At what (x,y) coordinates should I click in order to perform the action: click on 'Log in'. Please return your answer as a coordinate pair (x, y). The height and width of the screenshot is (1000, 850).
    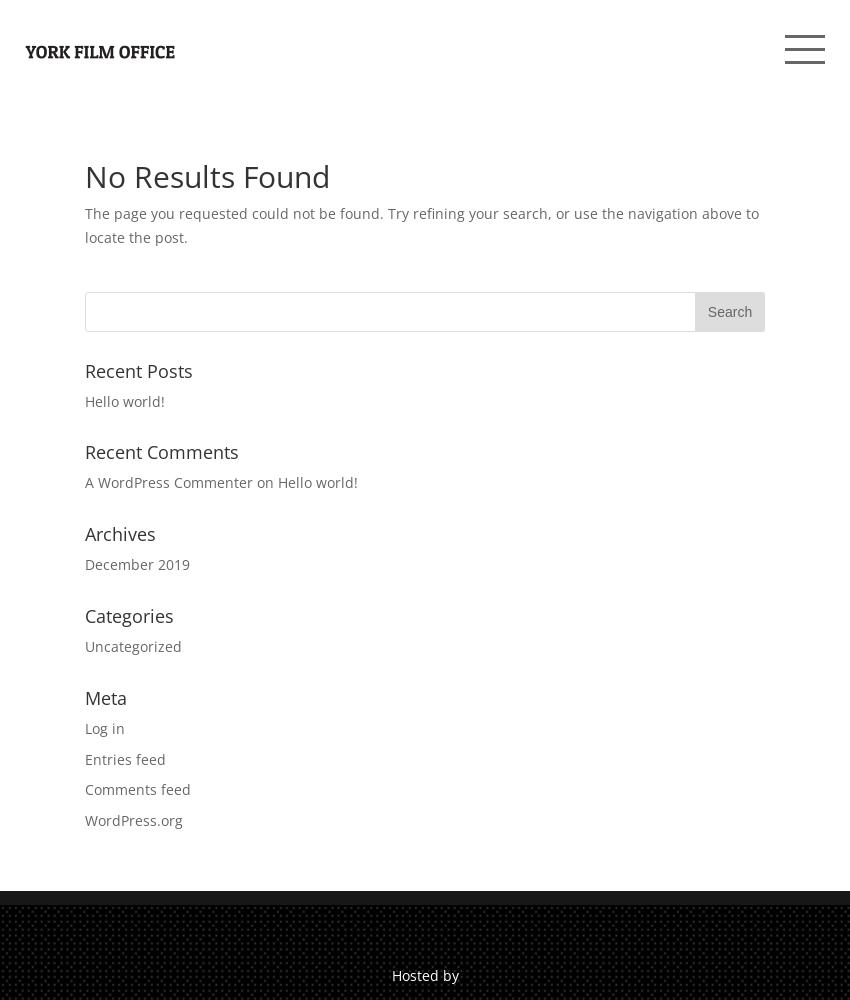
    Looking at the image, I should click on (103, 726).